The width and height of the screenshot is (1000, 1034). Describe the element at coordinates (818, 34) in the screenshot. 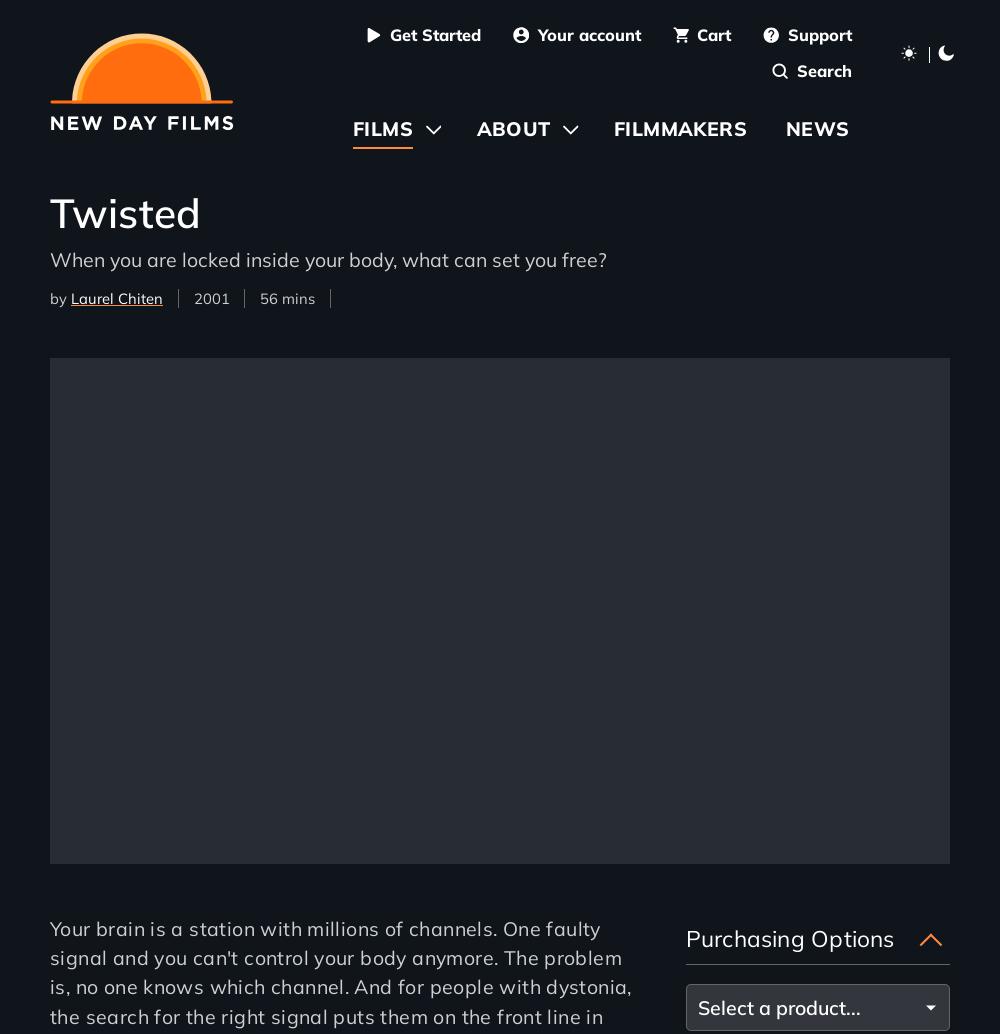

I see `'Support'` at that location.